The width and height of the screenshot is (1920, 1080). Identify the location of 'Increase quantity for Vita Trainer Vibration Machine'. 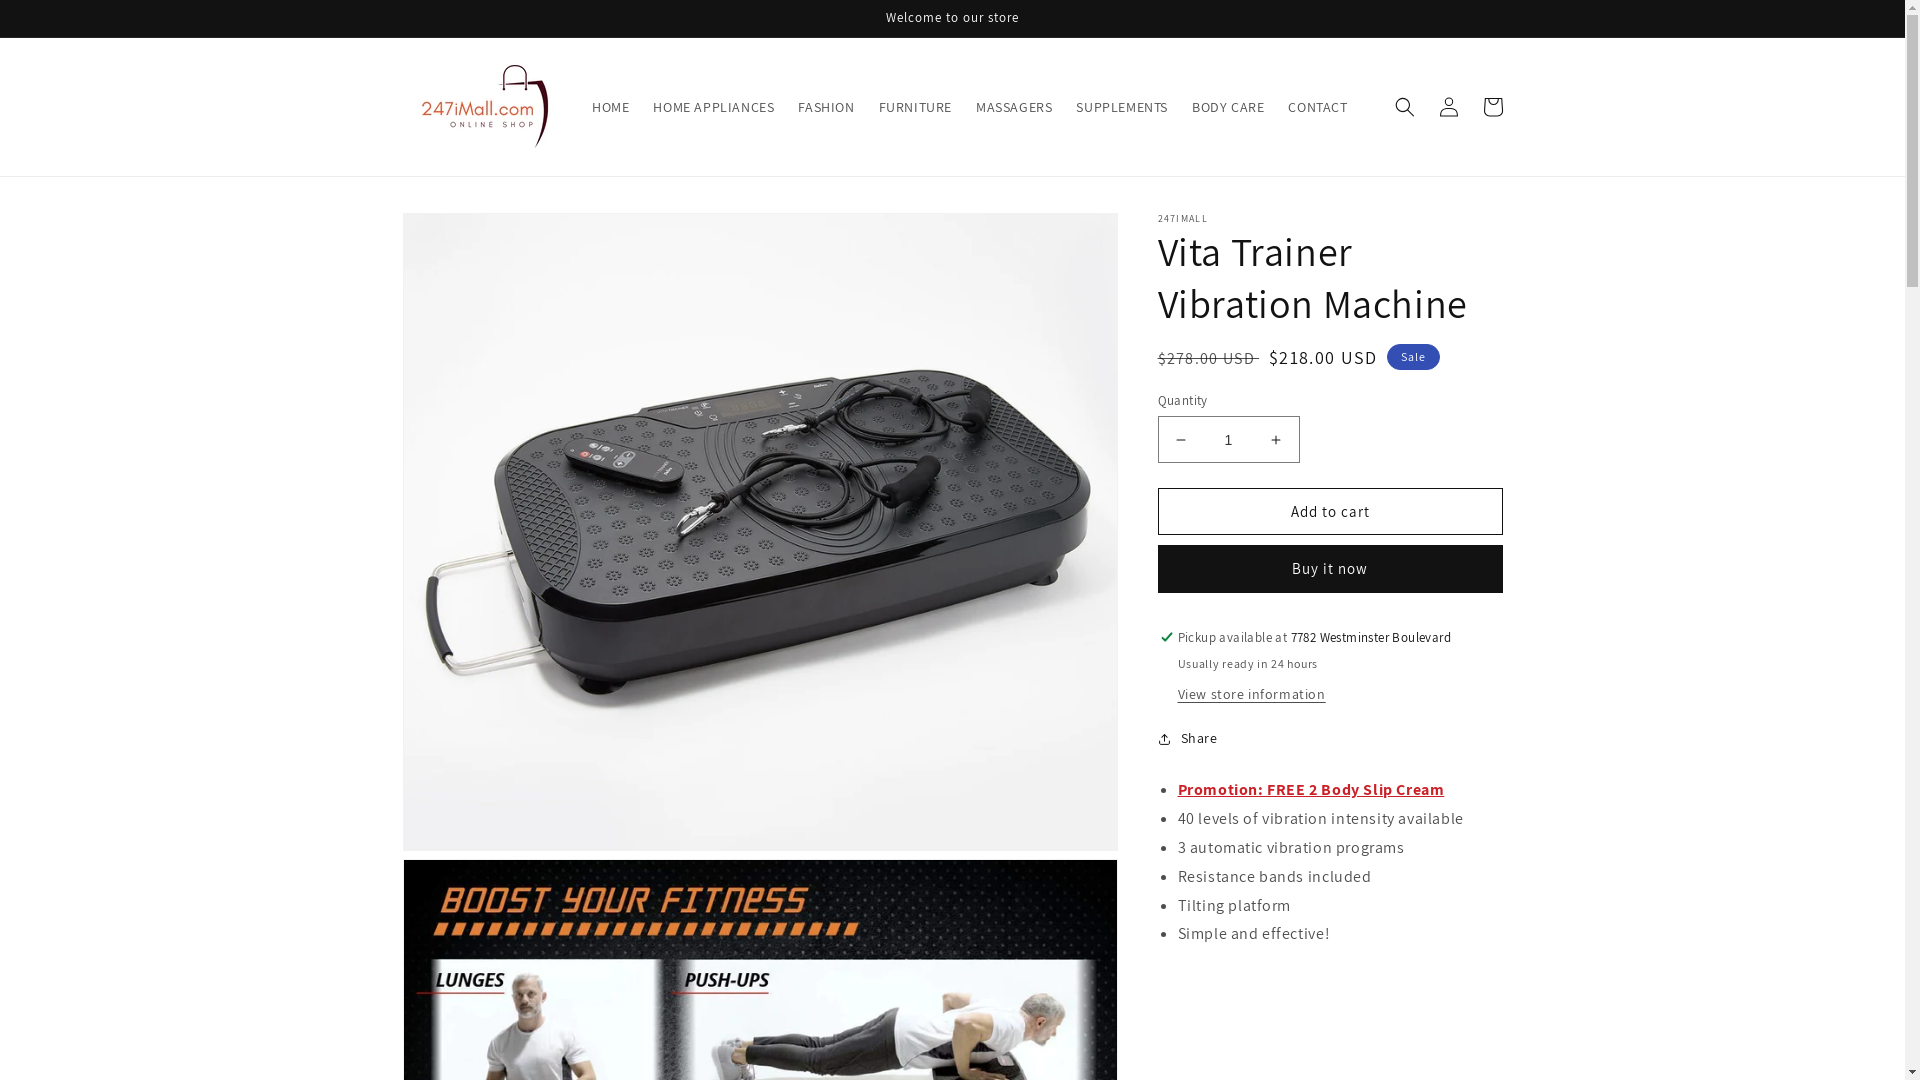
(1252, 438).